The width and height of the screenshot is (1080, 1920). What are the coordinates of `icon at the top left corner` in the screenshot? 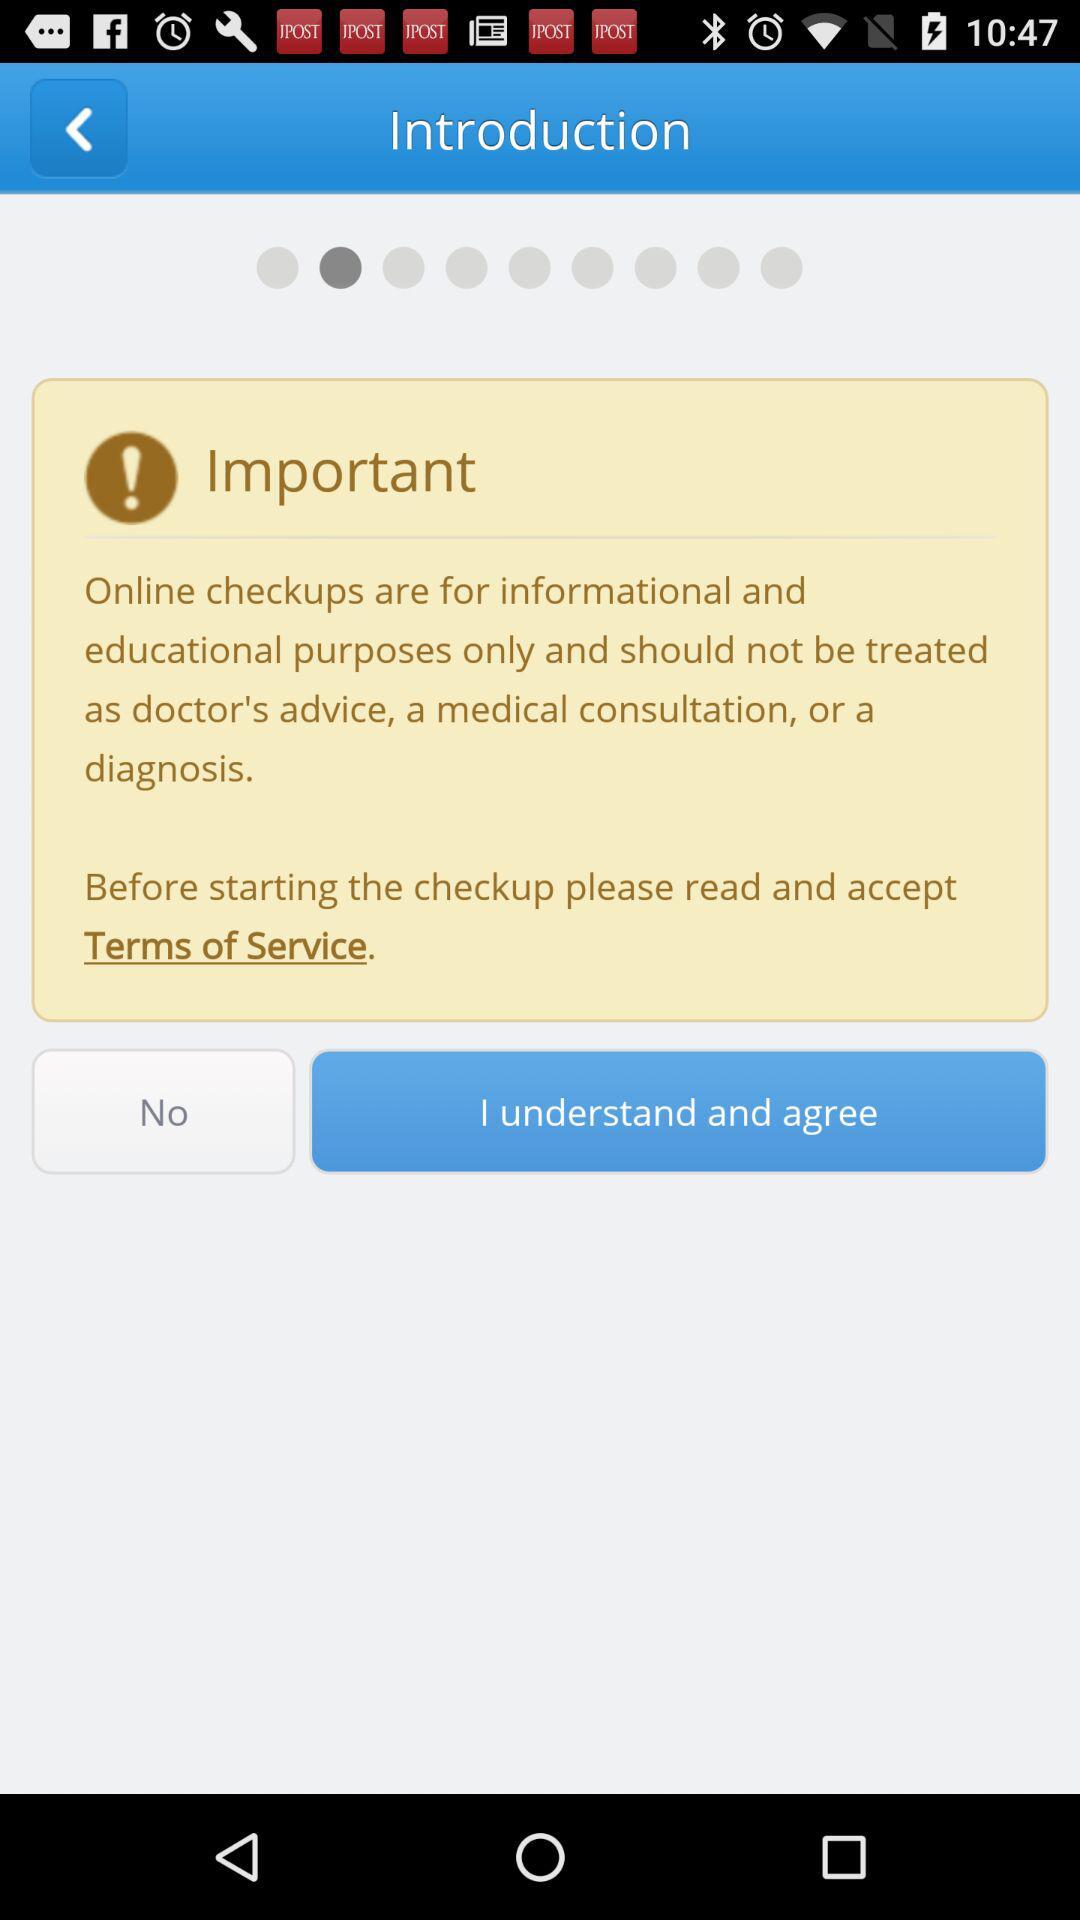 It's located at (77, 127).